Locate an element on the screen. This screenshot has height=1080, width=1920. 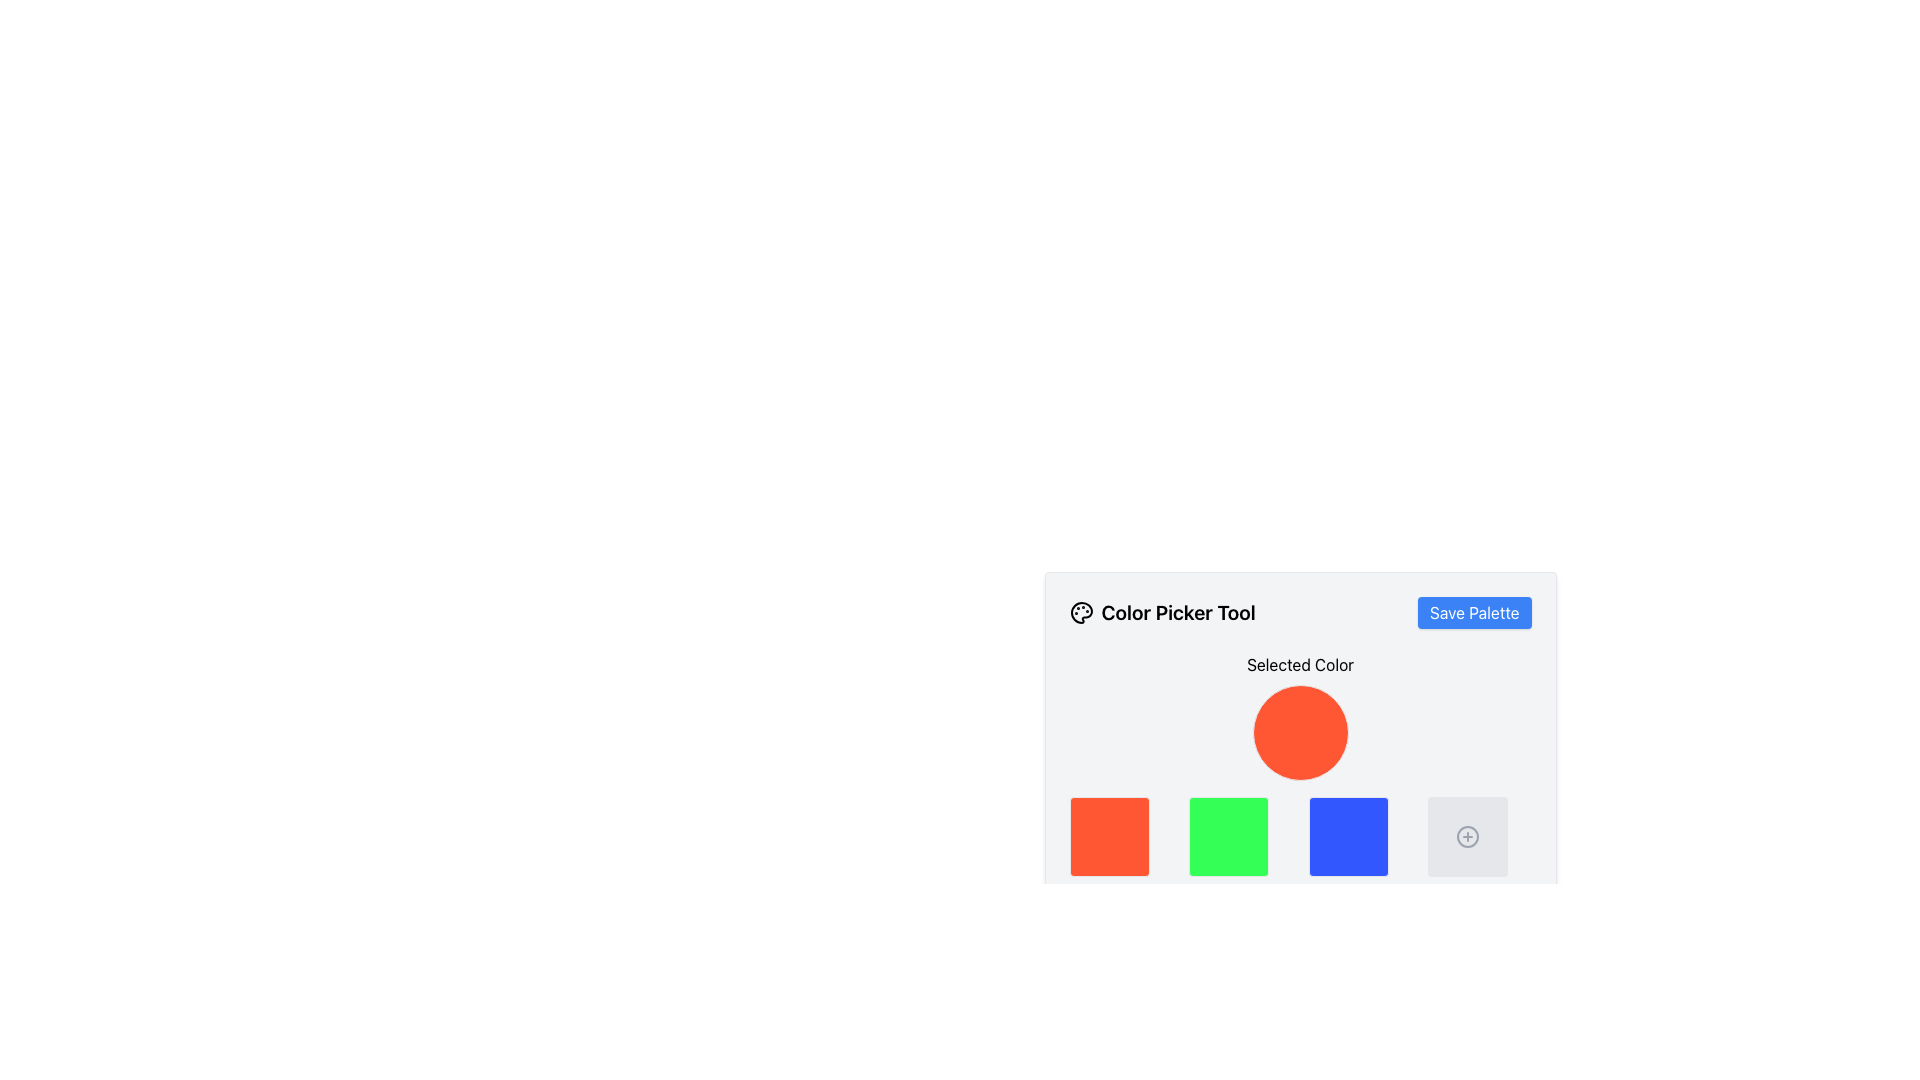
the top-left selectable red square with rounded corners is located at coordinates (1108, 837).